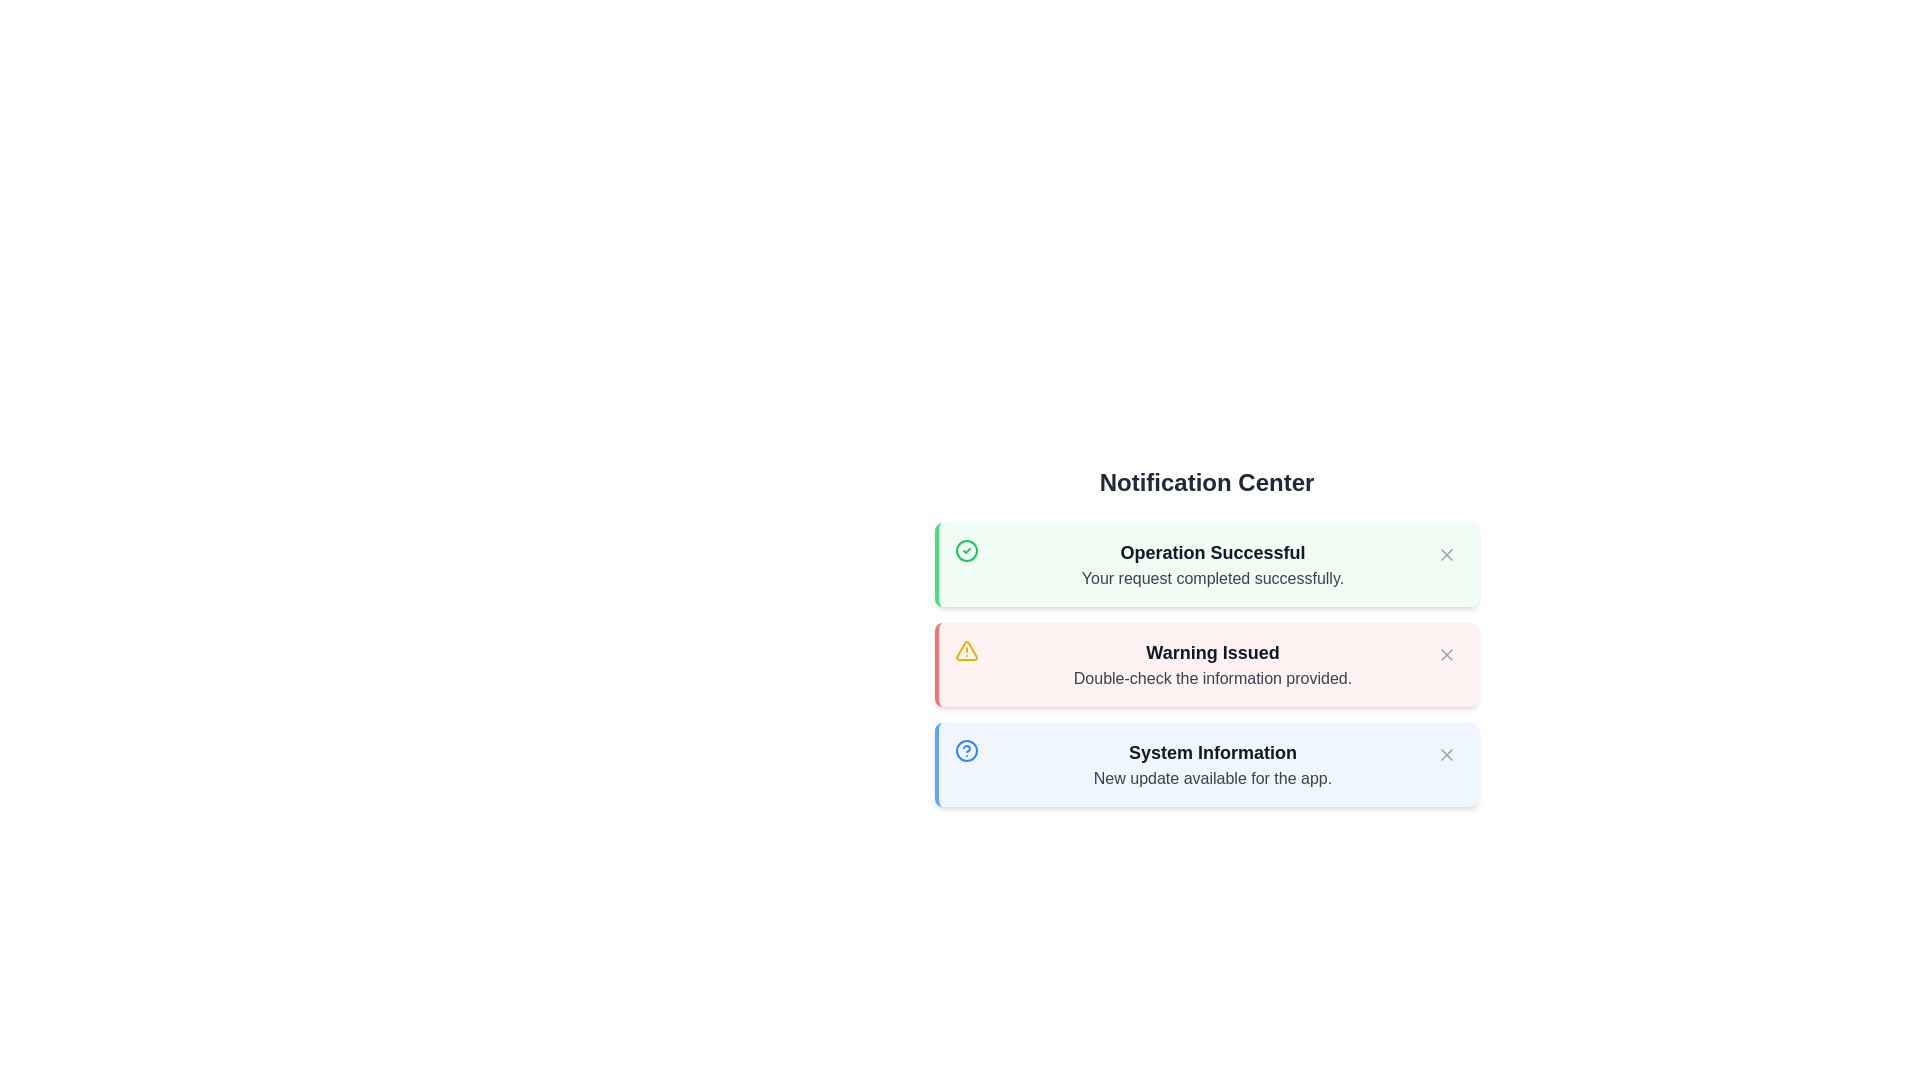  Describe the element at coordinates (1212, 752) in the screenshot. I see `the bold, medium-sized text reading 'System Information' which is prominently placed in the third card of the notification section, styled with a light blue background` at that location.